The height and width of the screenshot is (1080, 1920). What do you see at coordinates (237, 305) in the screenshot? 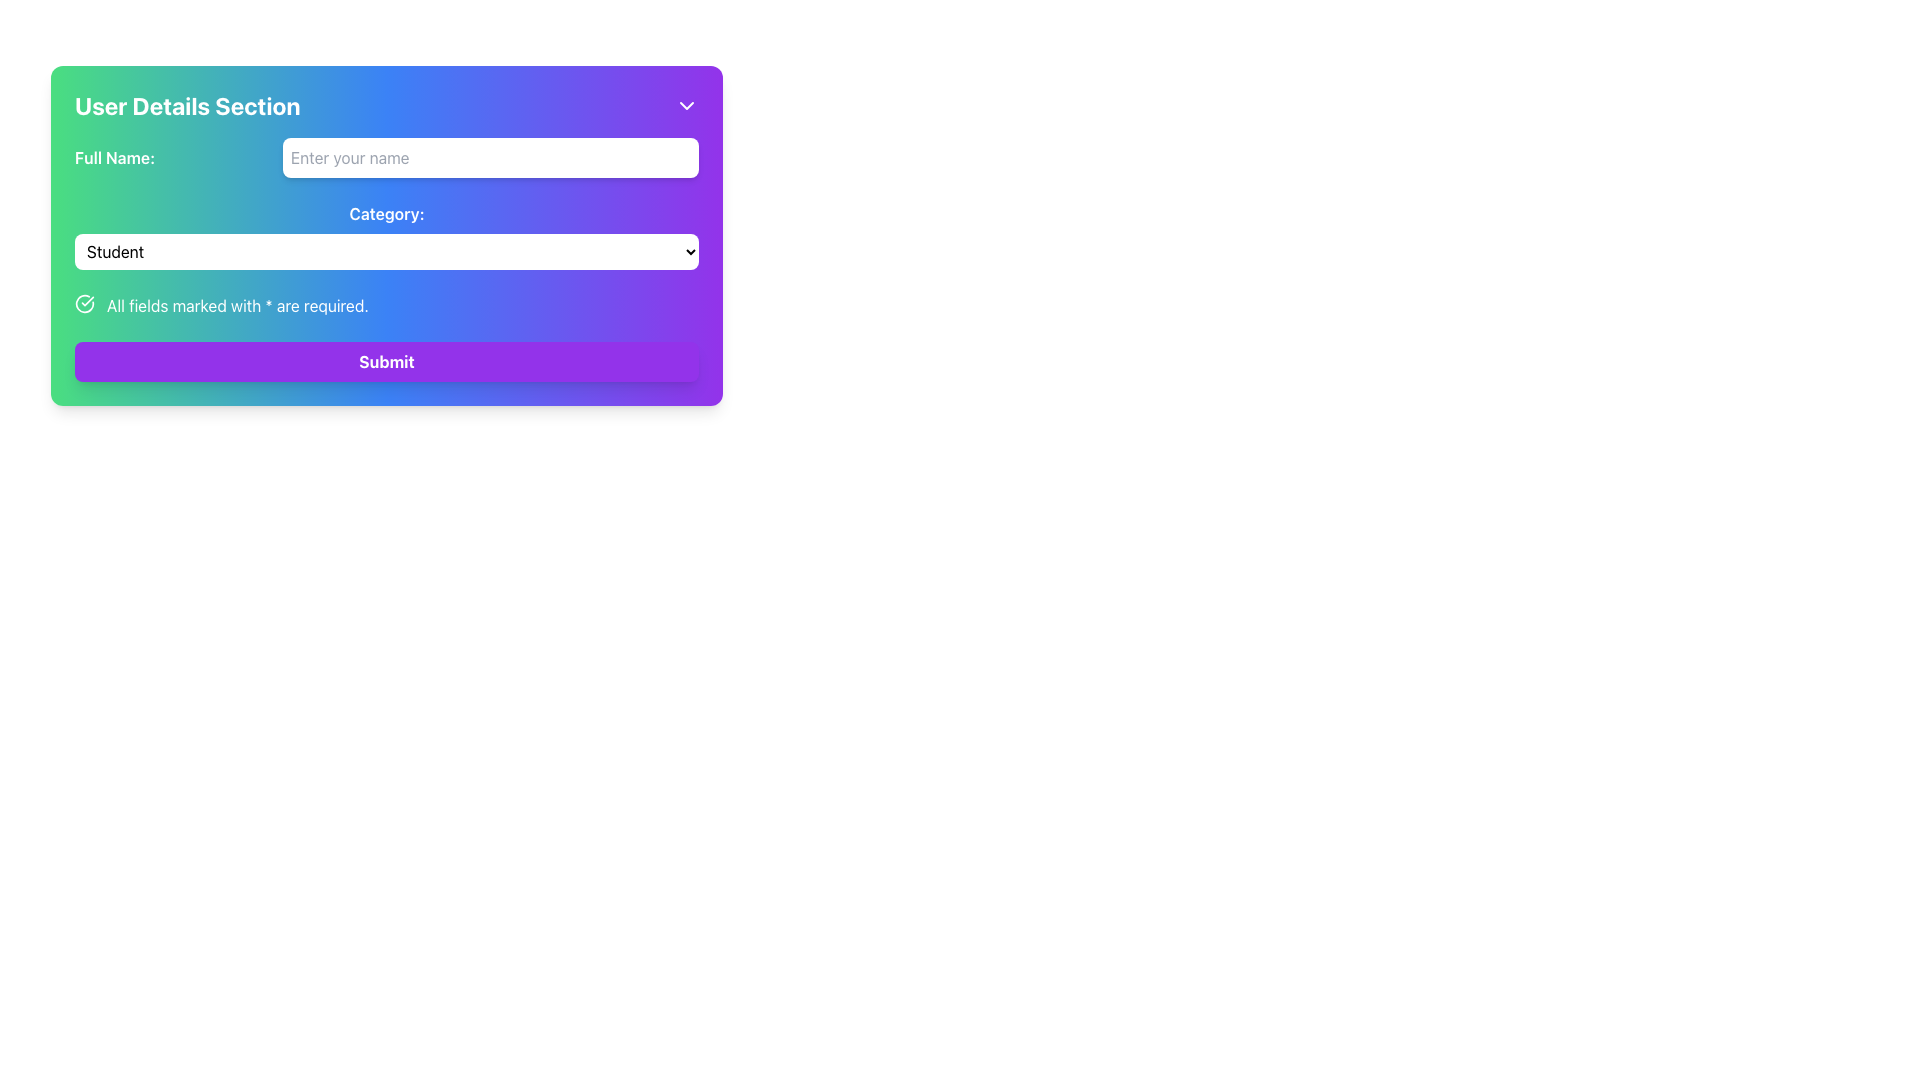
I see `the text label displaying the message 'All fields marked with * are required.' which is styled with a white font color on a gradient blue-purple background, located near the bottom region of the interface` at bounding box center [237, 305].